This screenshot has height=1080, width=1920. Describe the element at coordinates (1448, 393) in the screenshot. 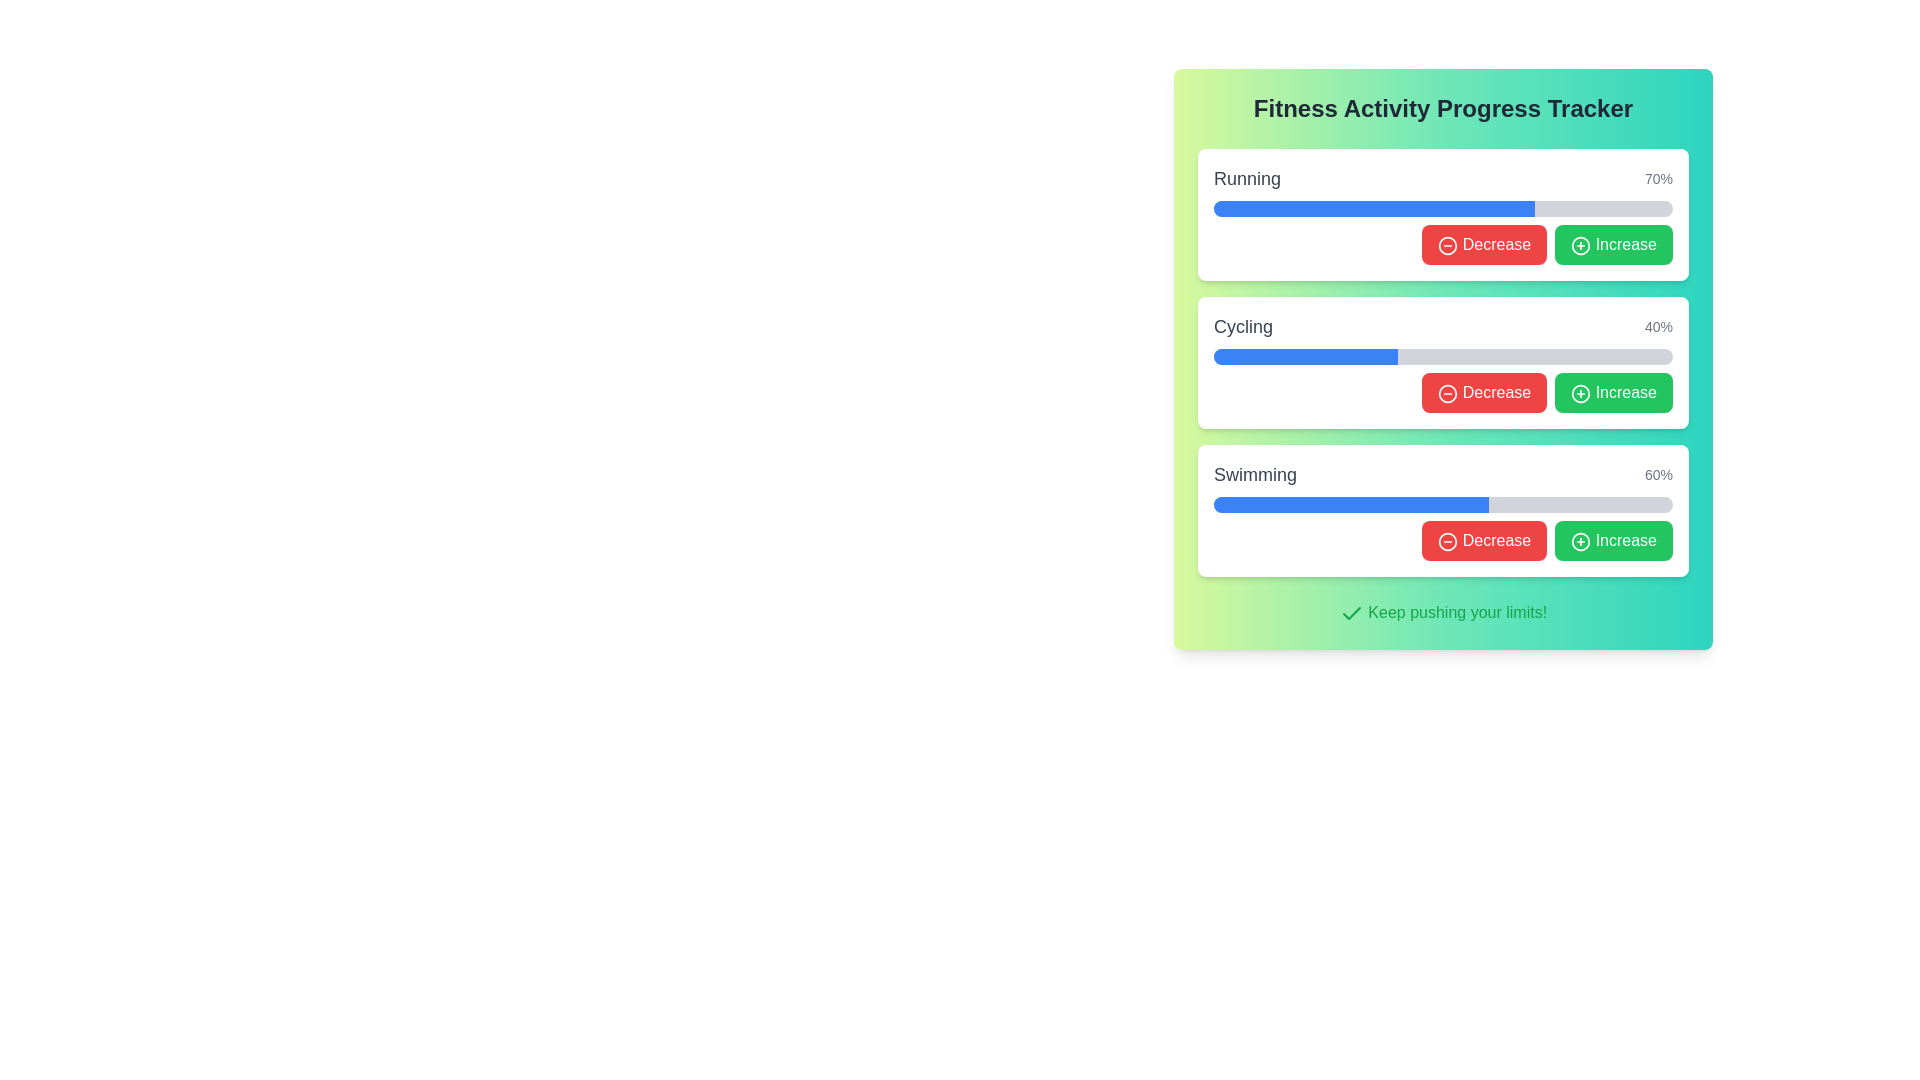

I see `the icon indicating the 'Decrease' function within the red button labeled 'Decrease' on the 'Cycling' progress card` at that location.